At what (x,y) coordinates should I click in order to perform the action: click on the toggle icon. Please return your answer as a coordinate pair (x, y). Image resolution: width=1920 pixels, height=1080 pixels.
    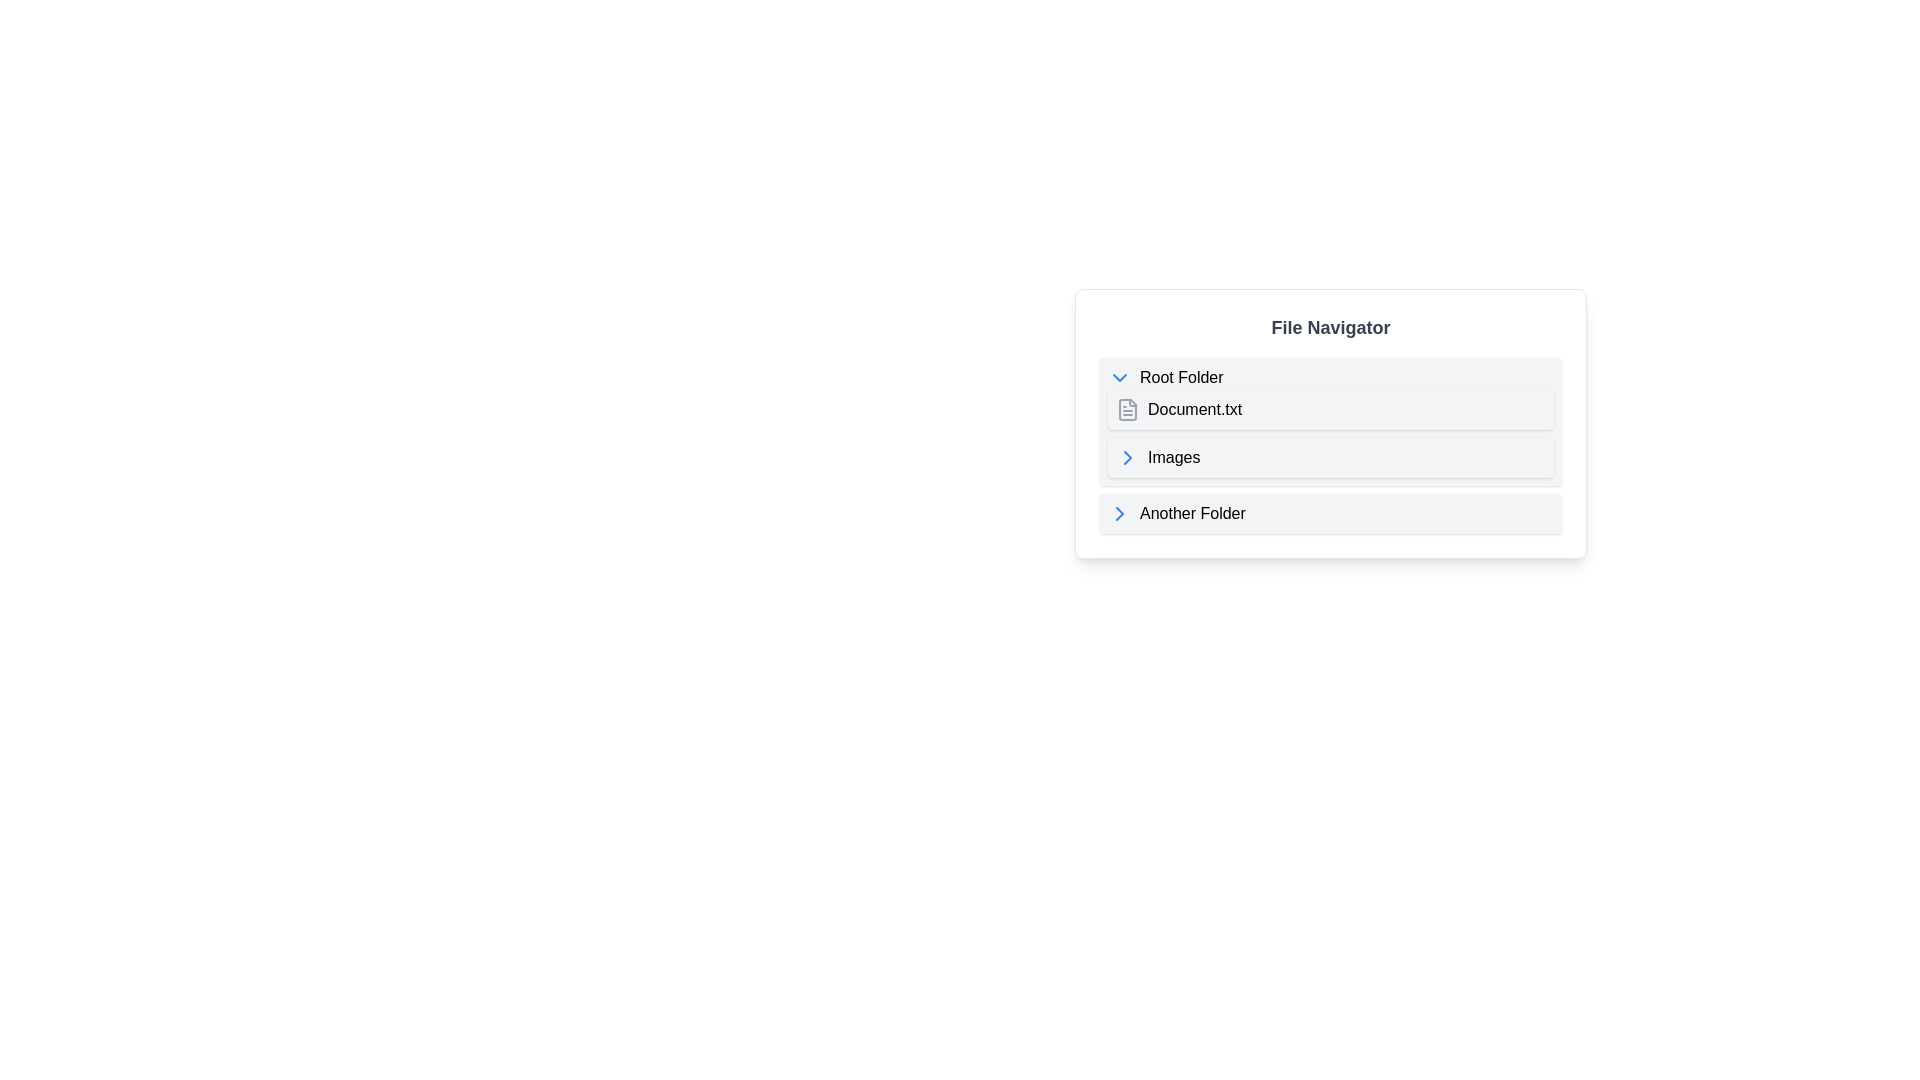
    Looking at the image, I should click on (1118, 378).